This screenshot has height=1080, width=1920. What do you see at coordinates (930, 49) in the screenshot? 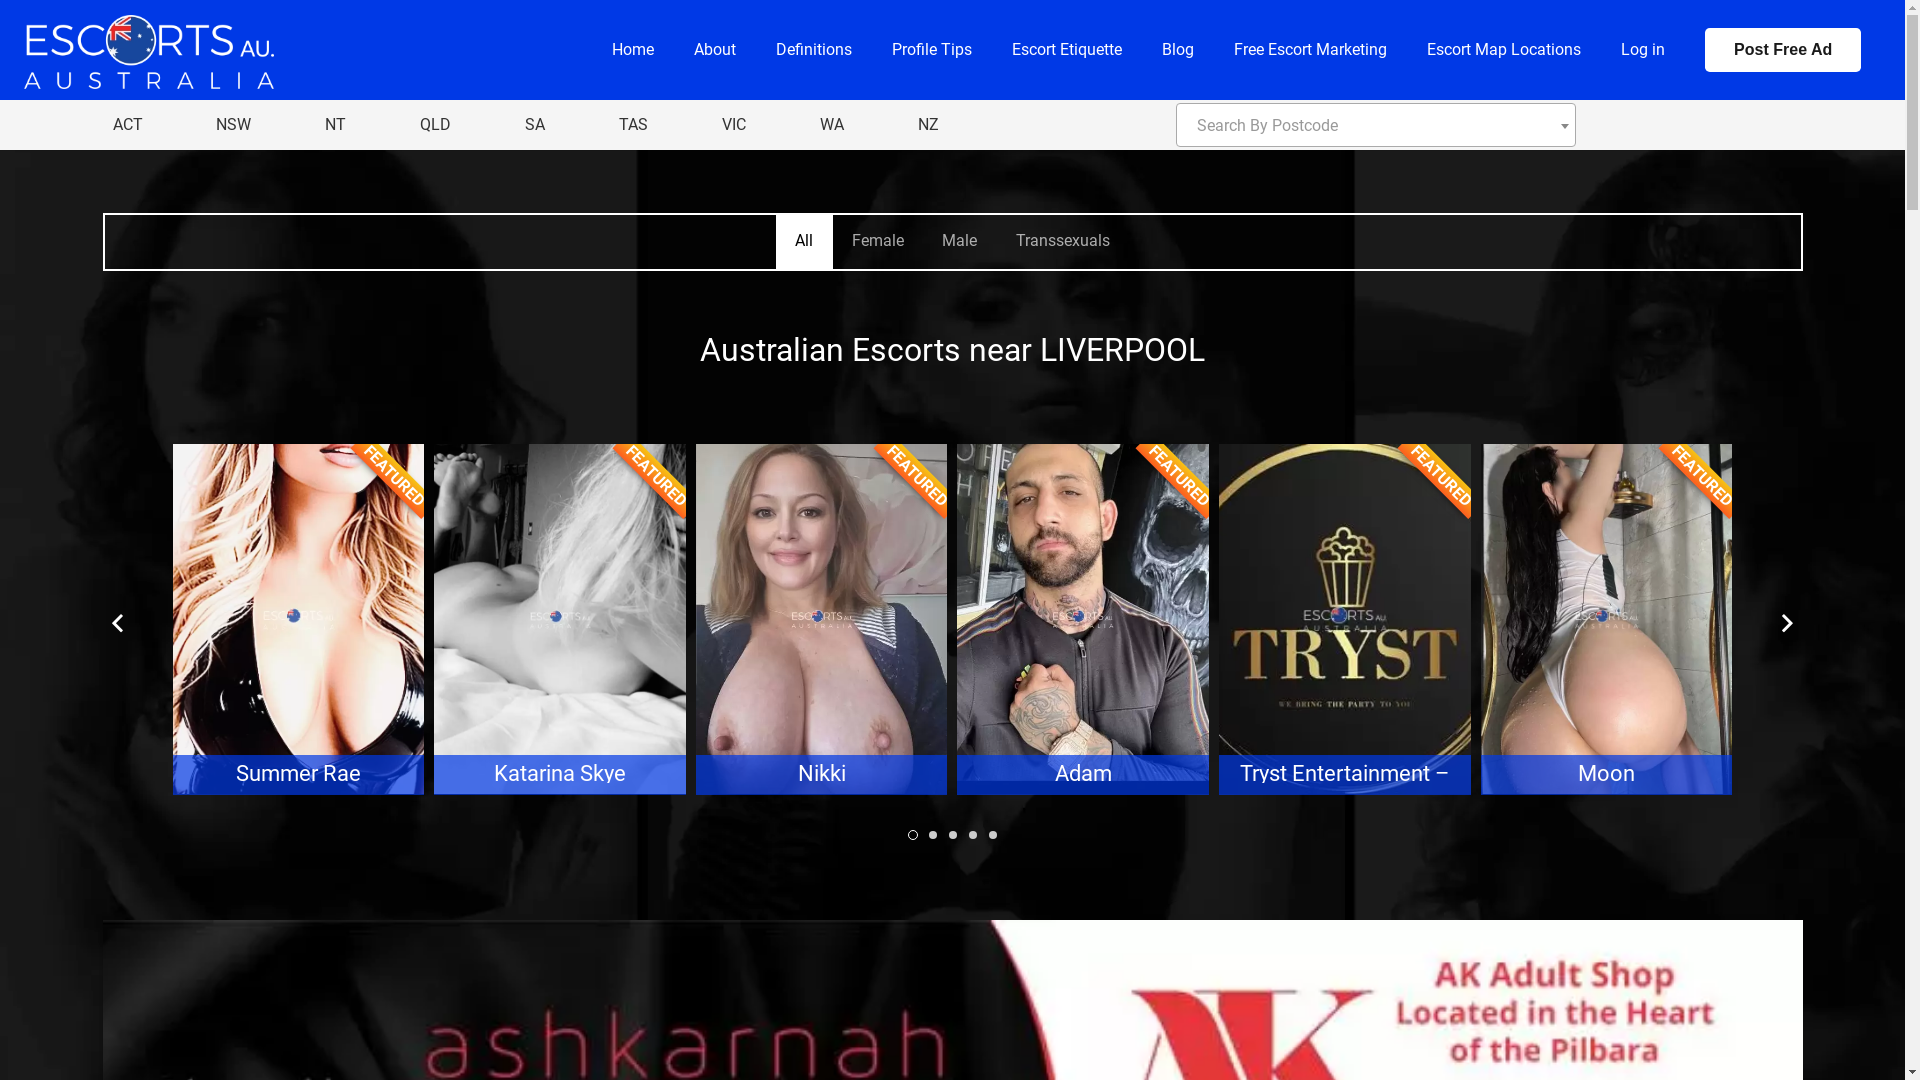
I see `'Profile Tips'` at bounding box center [930, 49].